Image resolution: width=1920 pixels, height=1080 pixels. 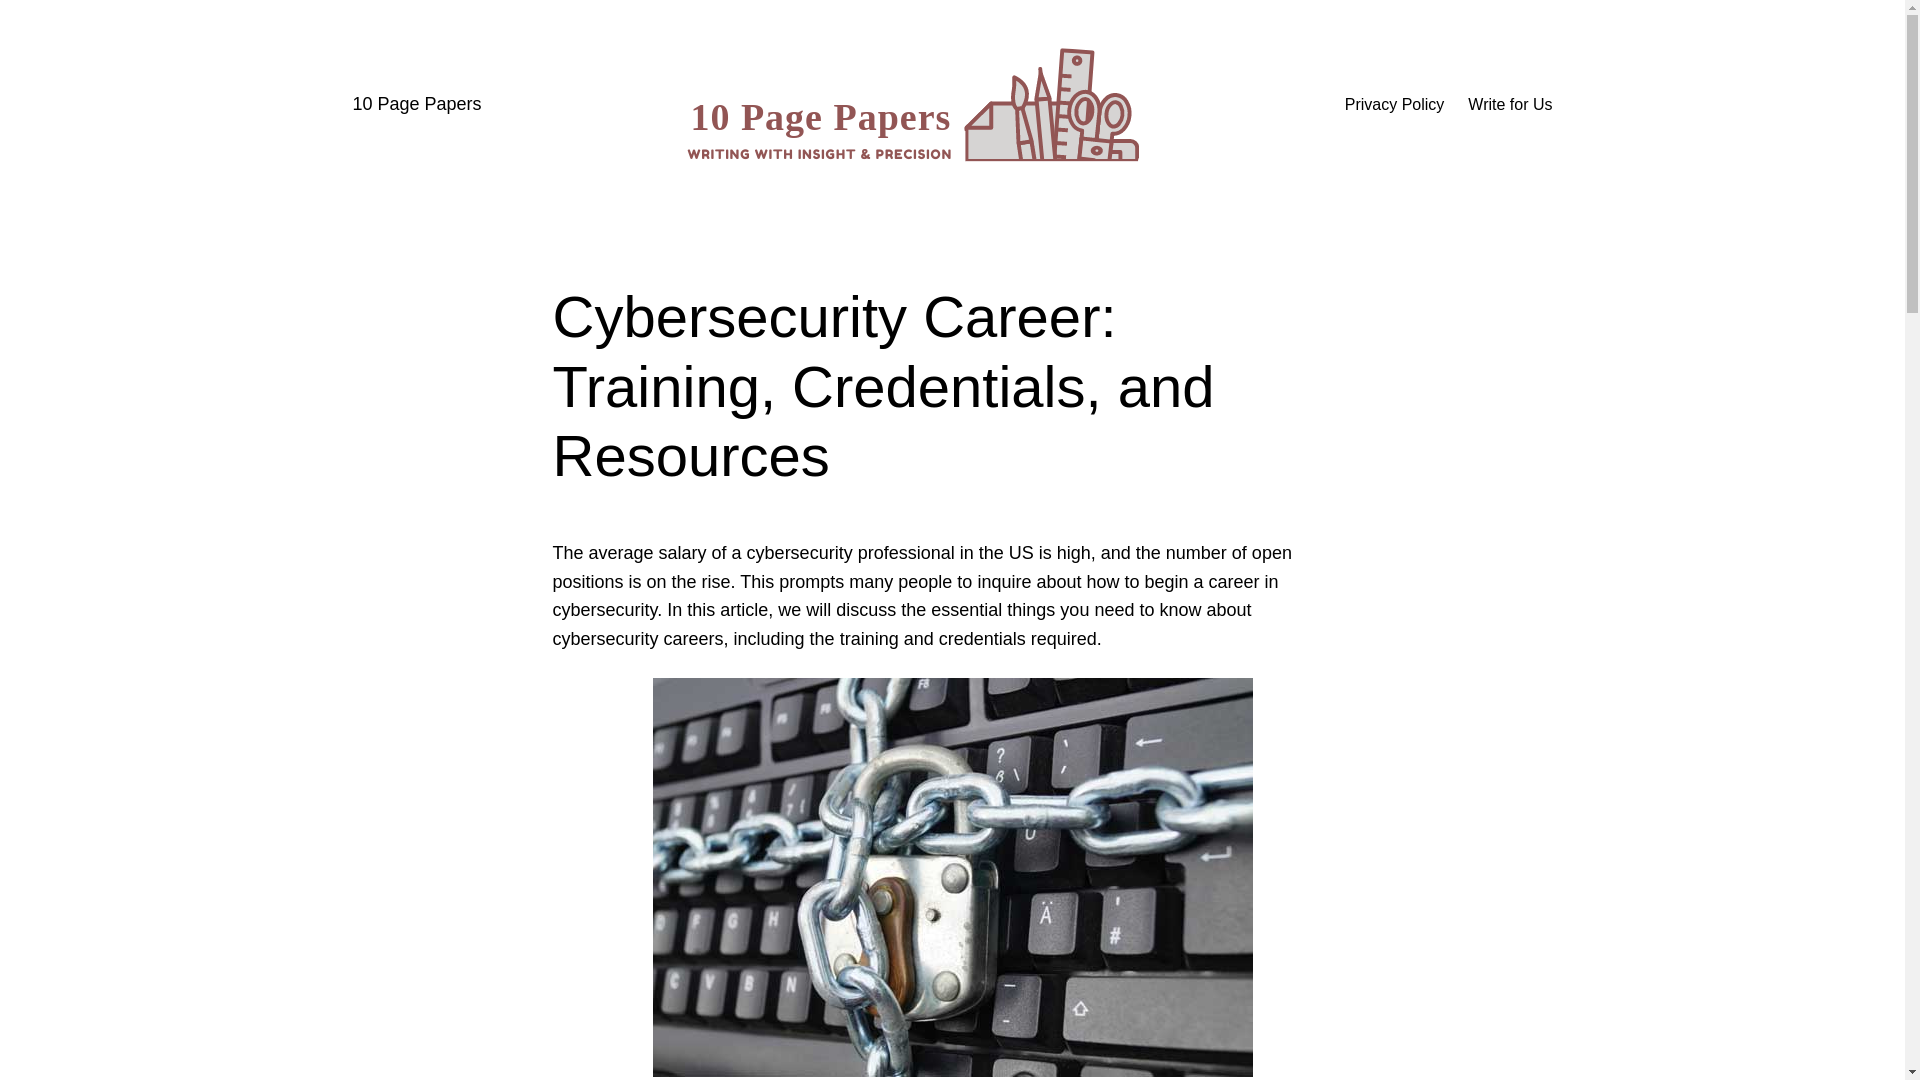 I want to click on 'Privacy Policy', so click(x=1394, y=104).